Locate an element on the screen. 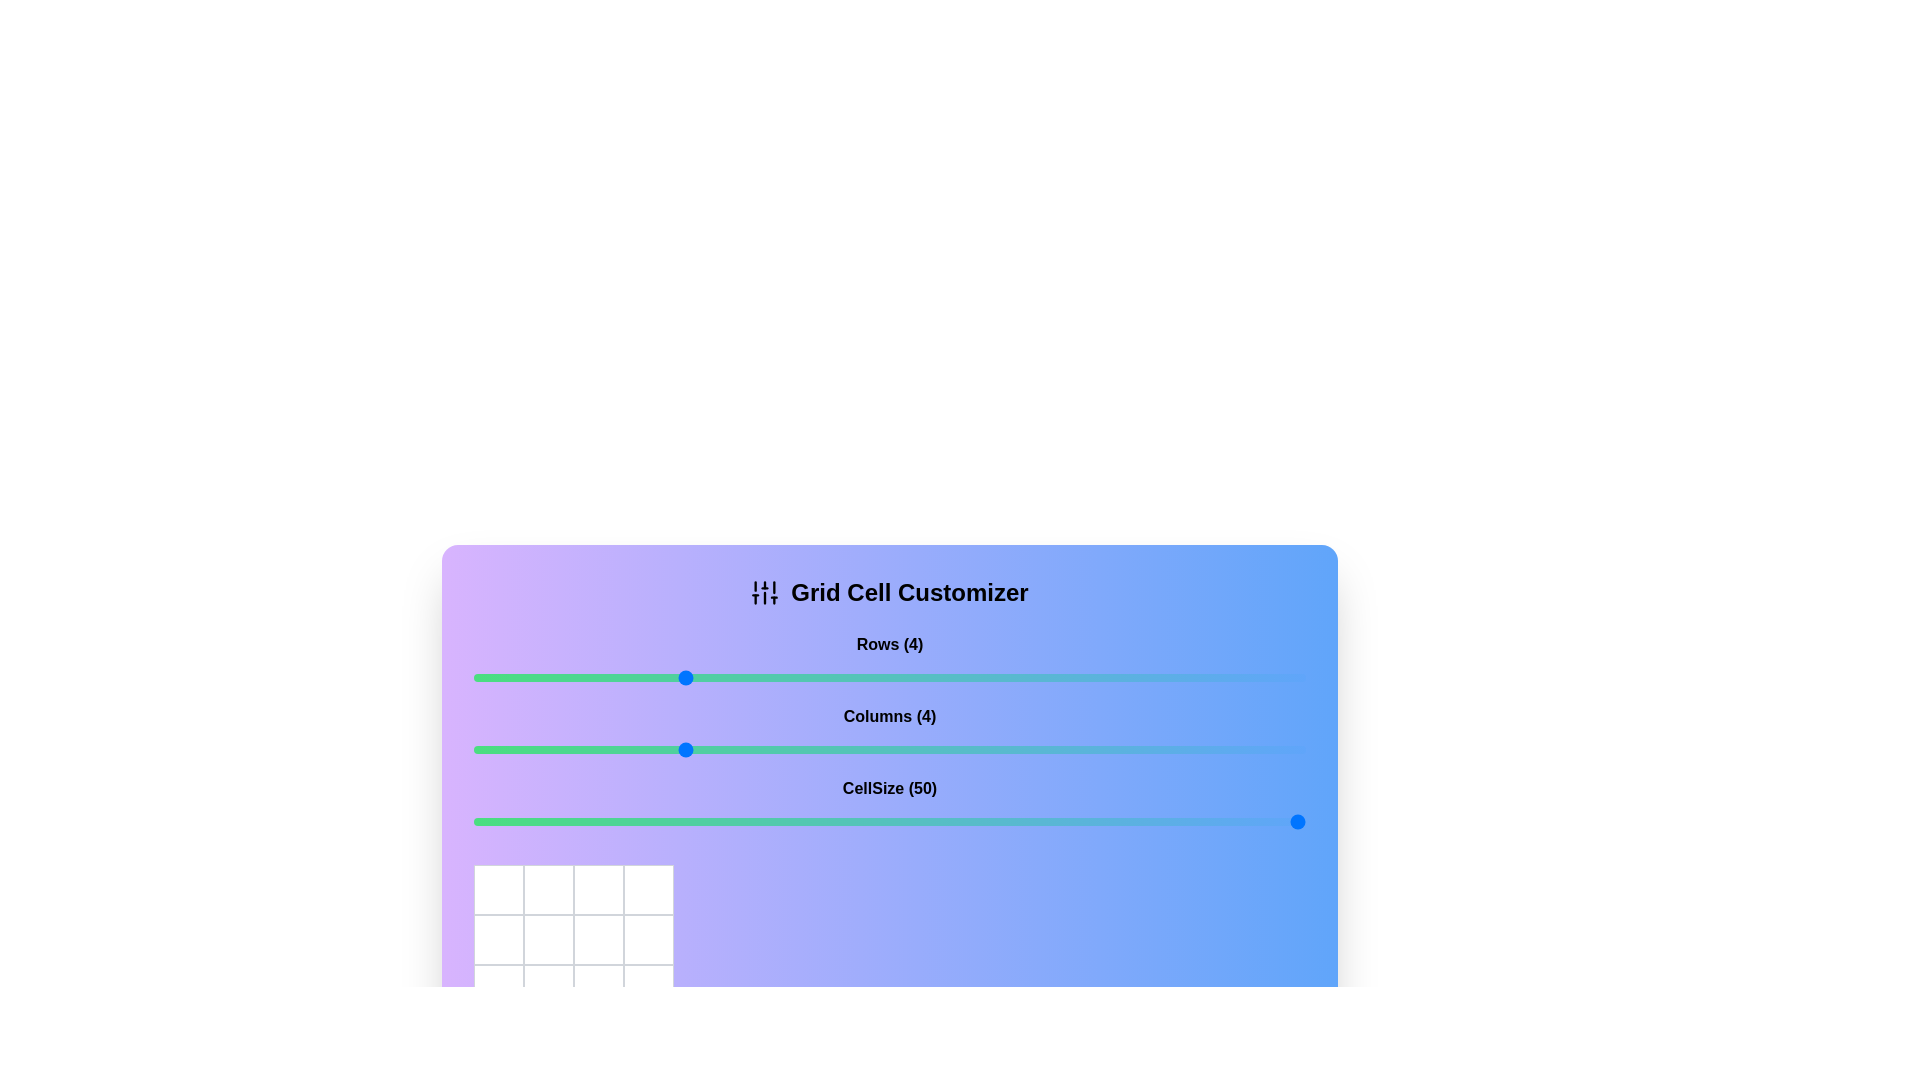  the 'CellSize' slider to 4 value is located at coordinates (681, 821).